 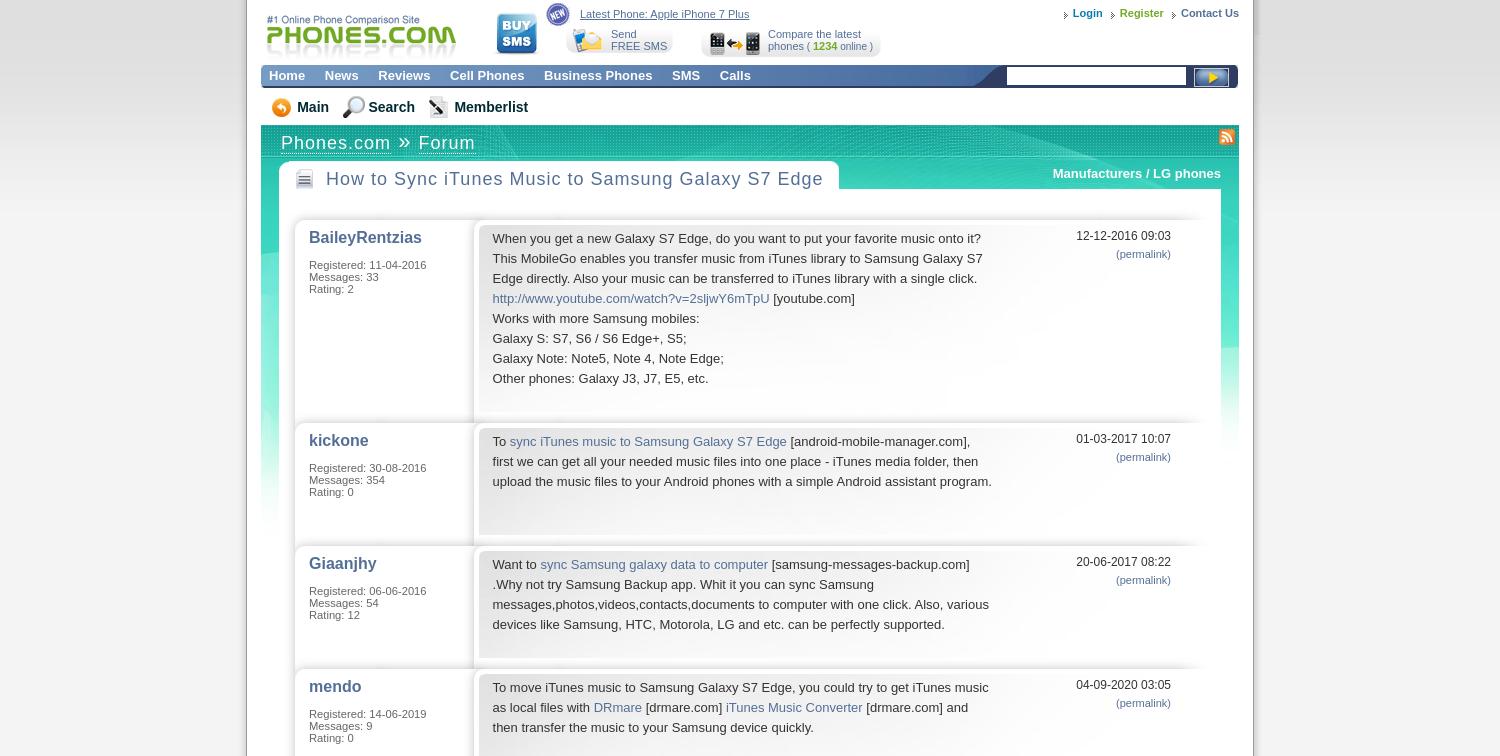 I want to click on 'Memberlist', so click(x=489, y=106).